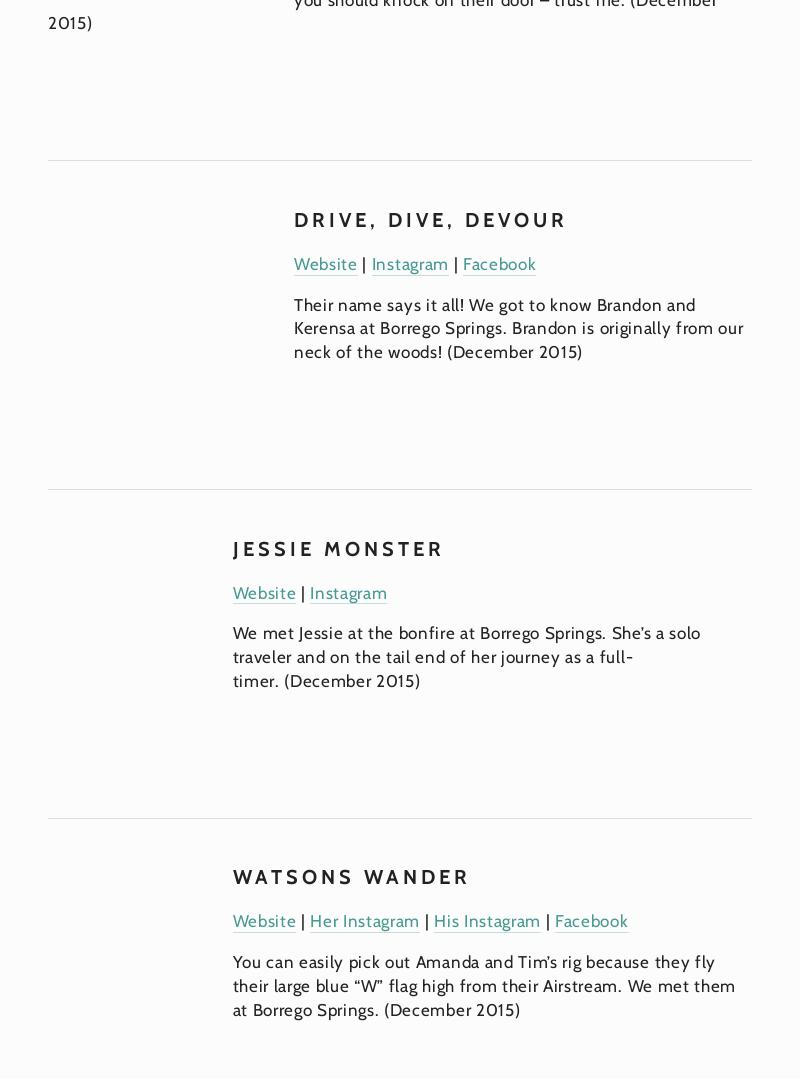  I want to click on 'Drive, Dive, Devour', so click(430, 218).